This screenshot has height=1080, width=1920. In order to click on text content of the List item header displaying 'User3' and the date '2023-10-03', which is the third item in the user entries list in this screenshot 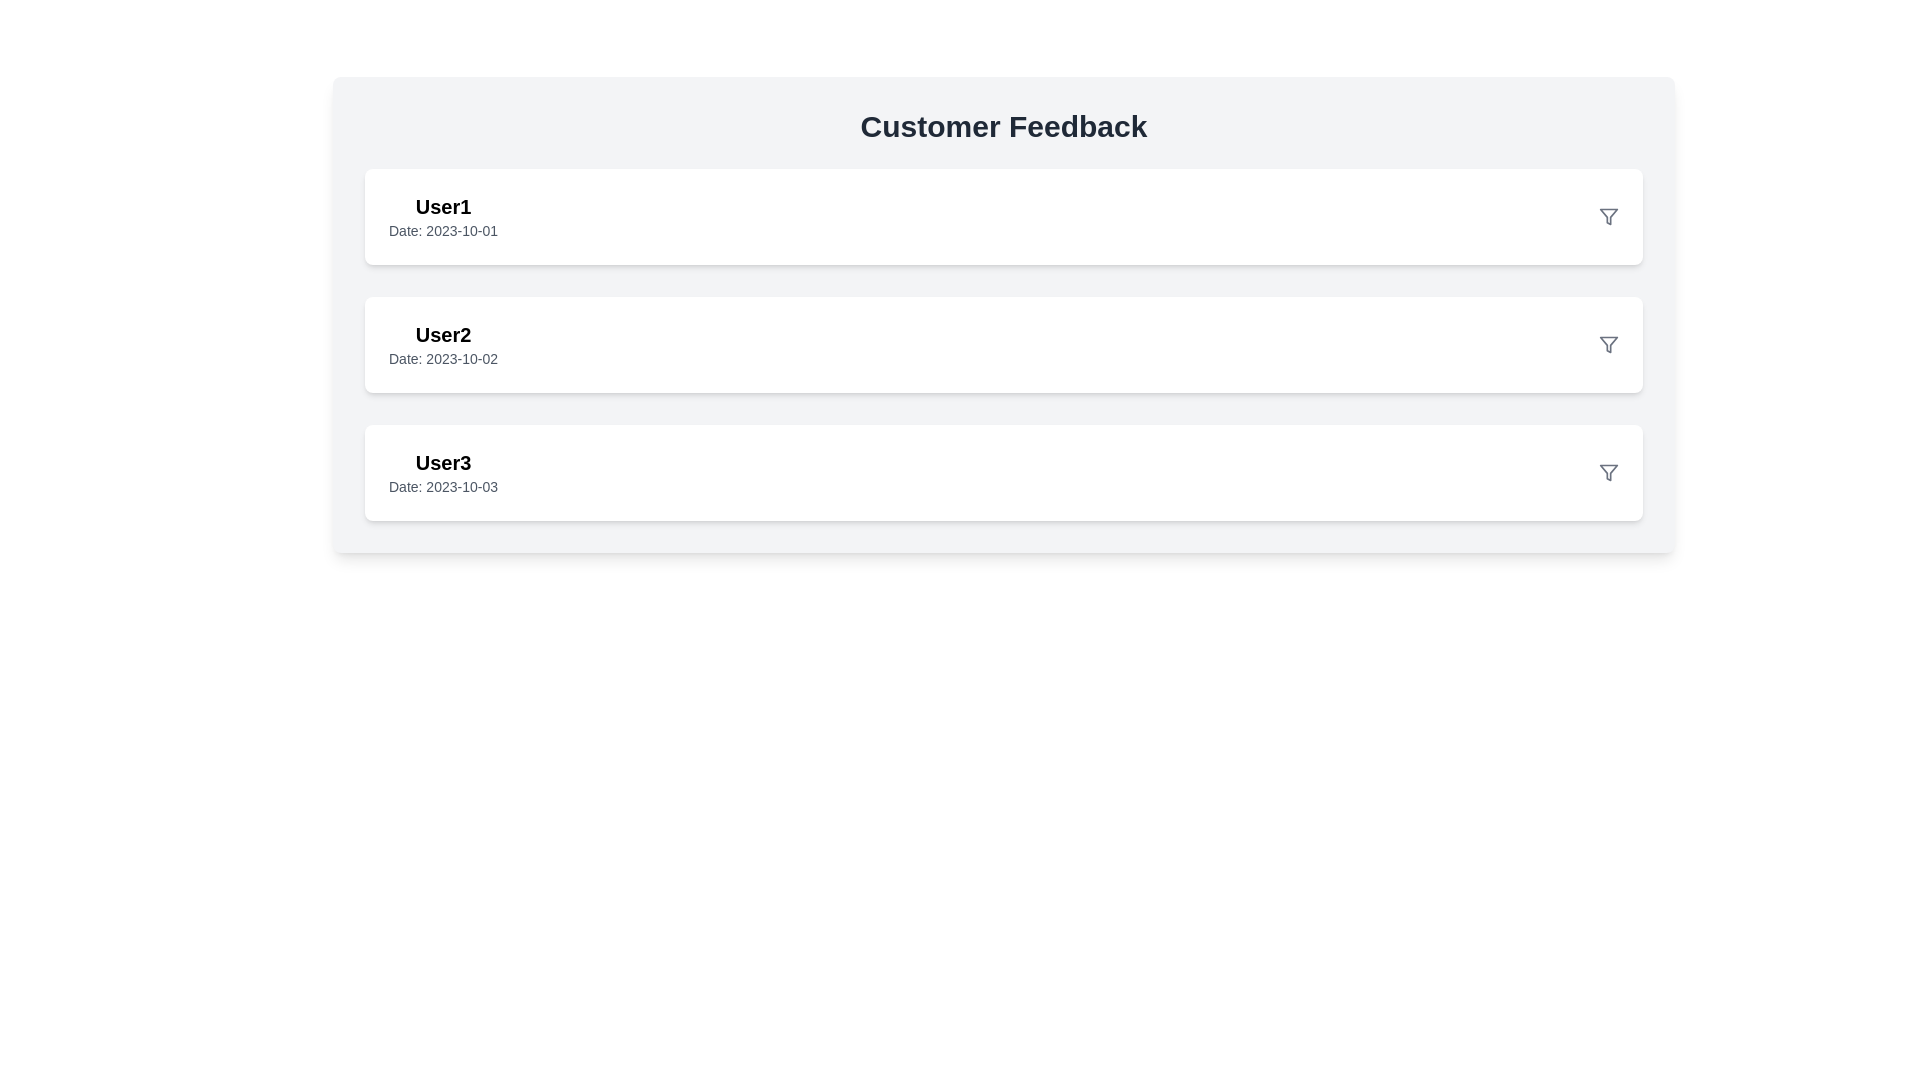, I will do `click(442, 473)`.